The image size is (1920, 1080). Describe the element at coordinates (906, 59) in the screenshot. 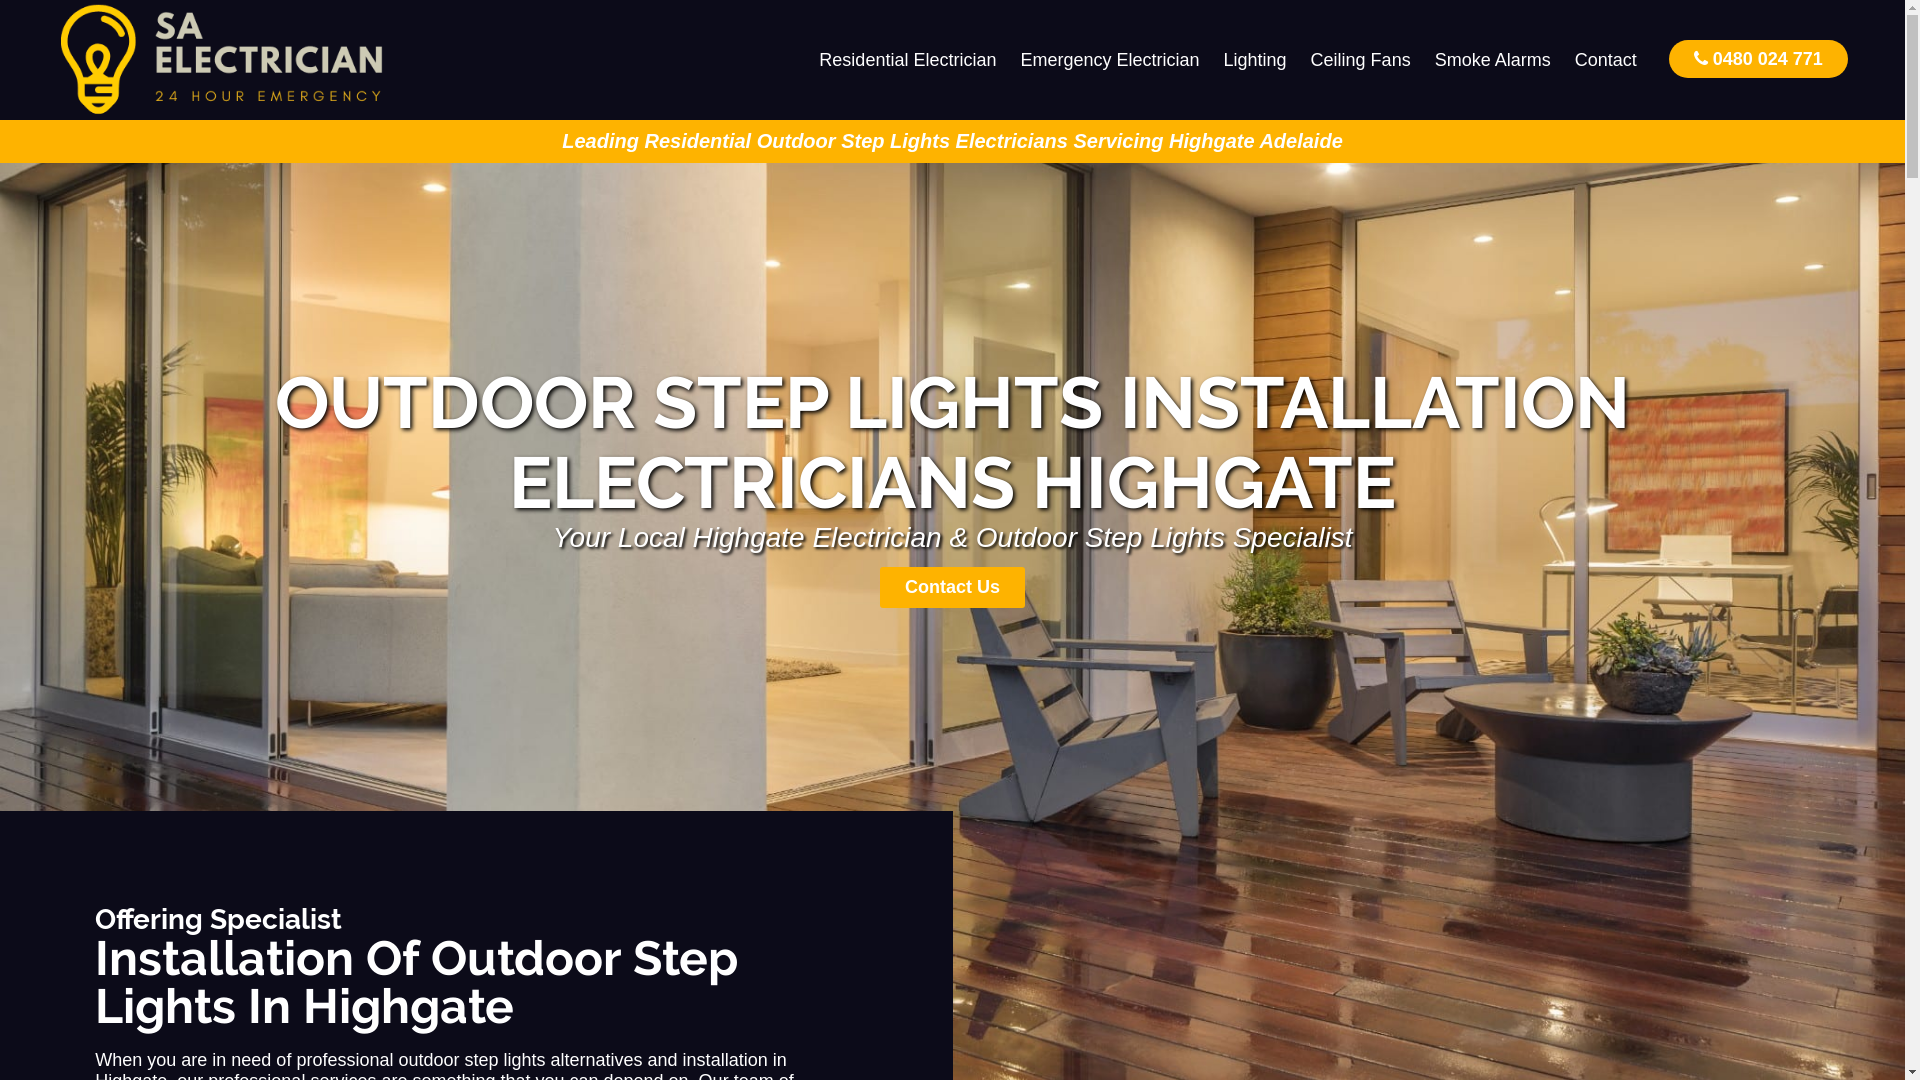

I see `'Residential Electrician'` at that location.